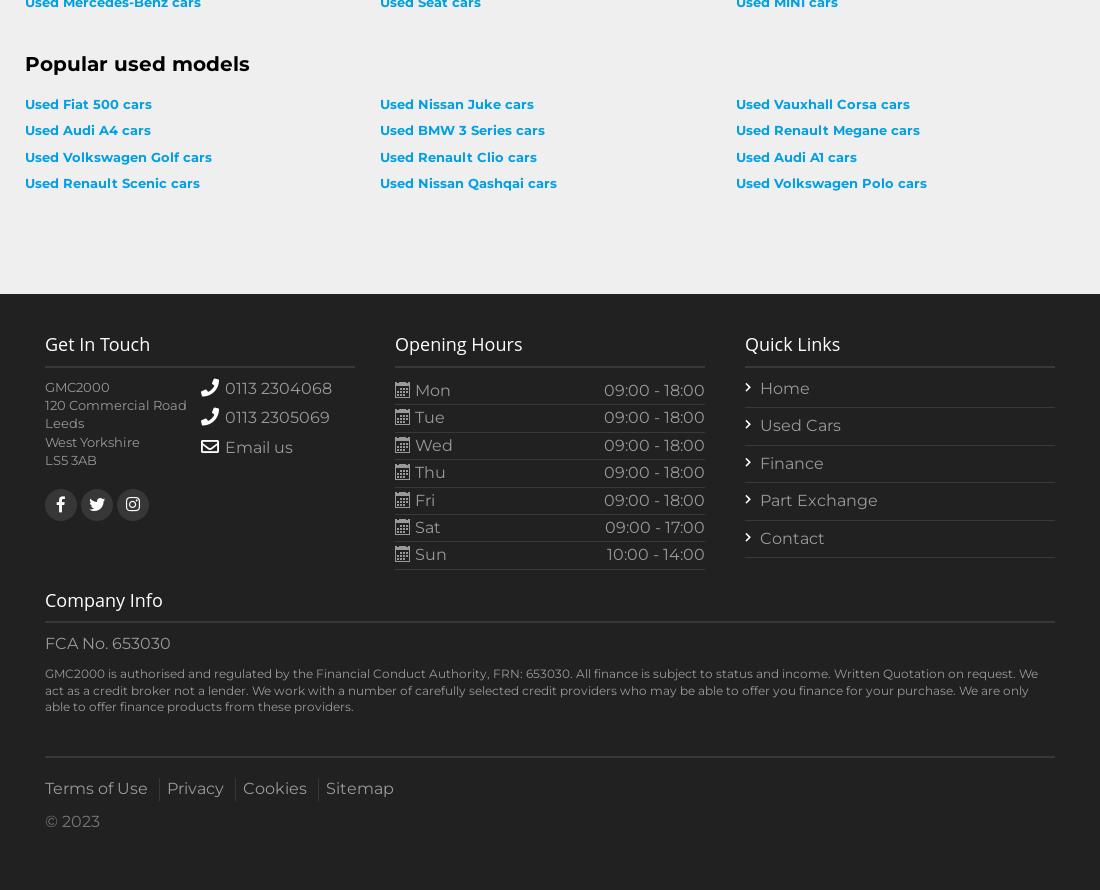  I want to click on 'Tue', so click(427, 416).